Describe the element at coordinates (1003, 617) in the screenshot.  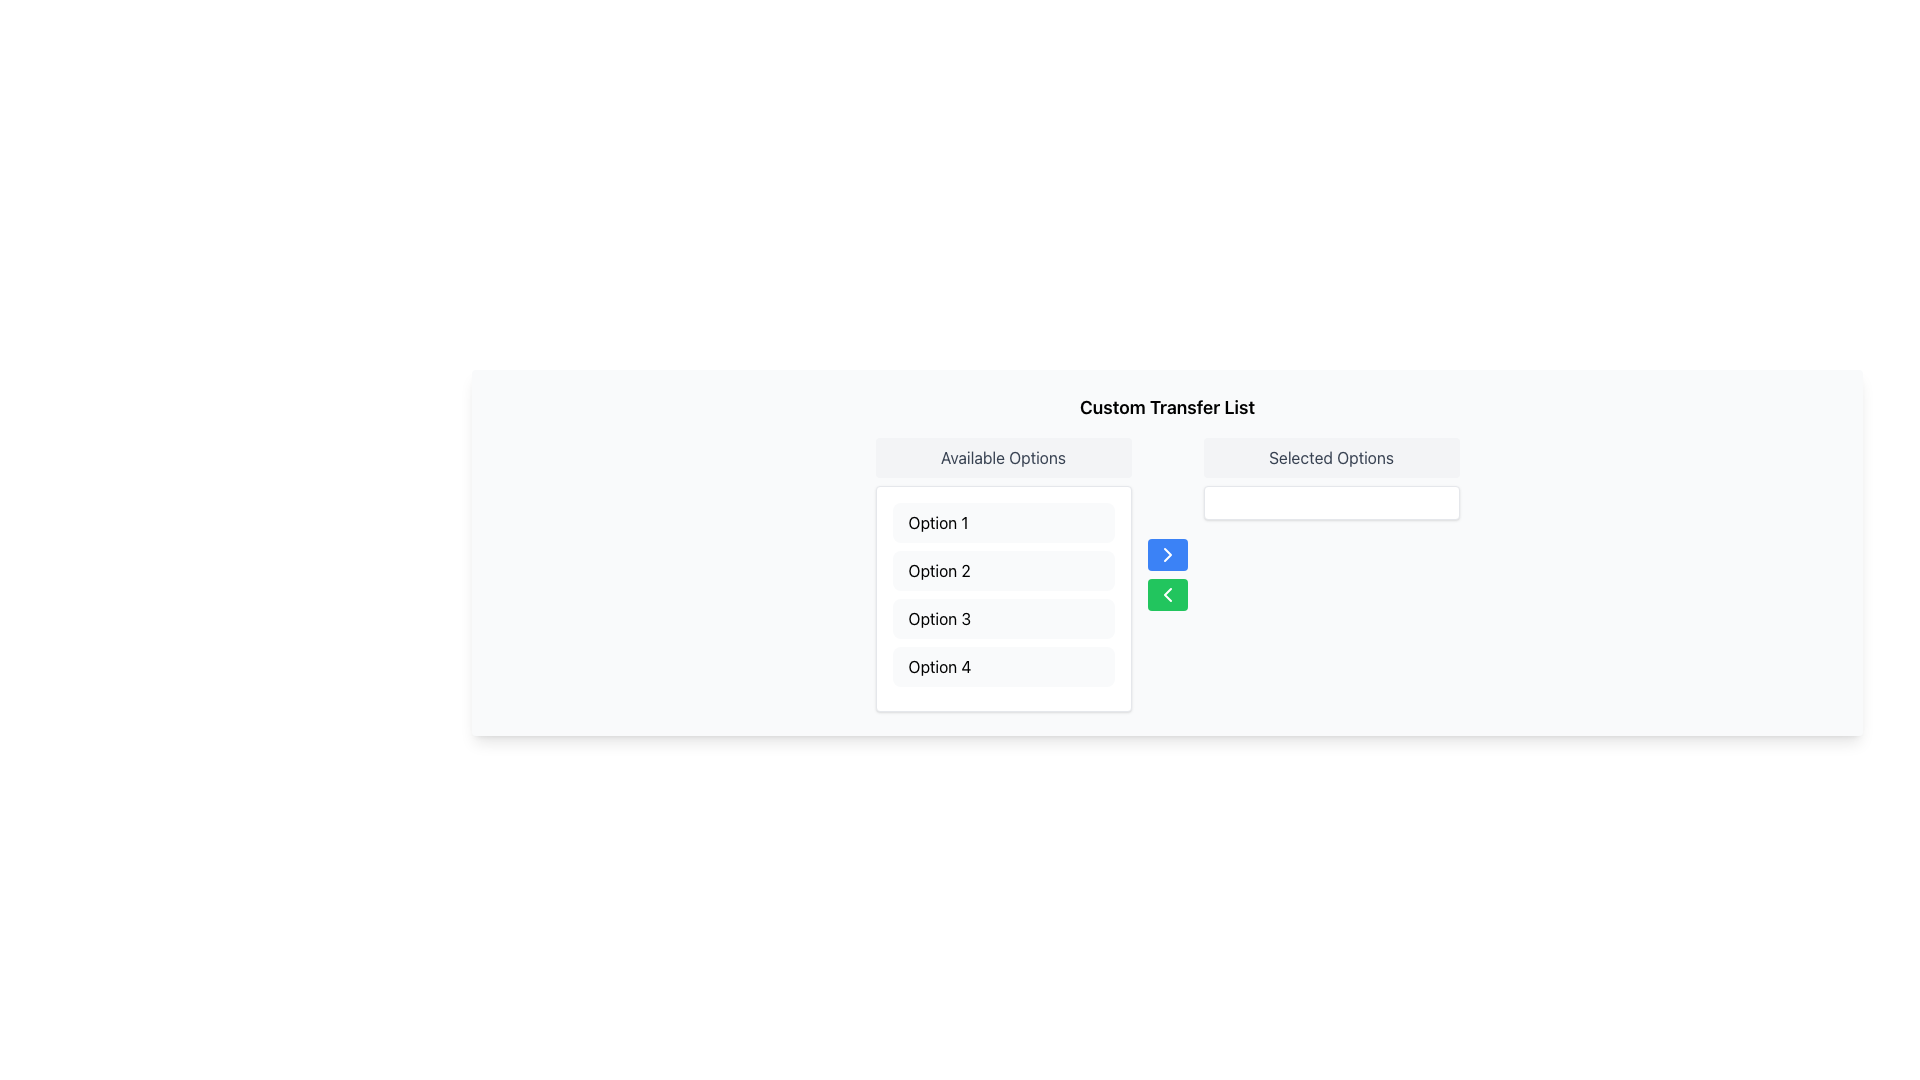
I see `the third item in the vertical list of options under 'Available Options'` at that location.